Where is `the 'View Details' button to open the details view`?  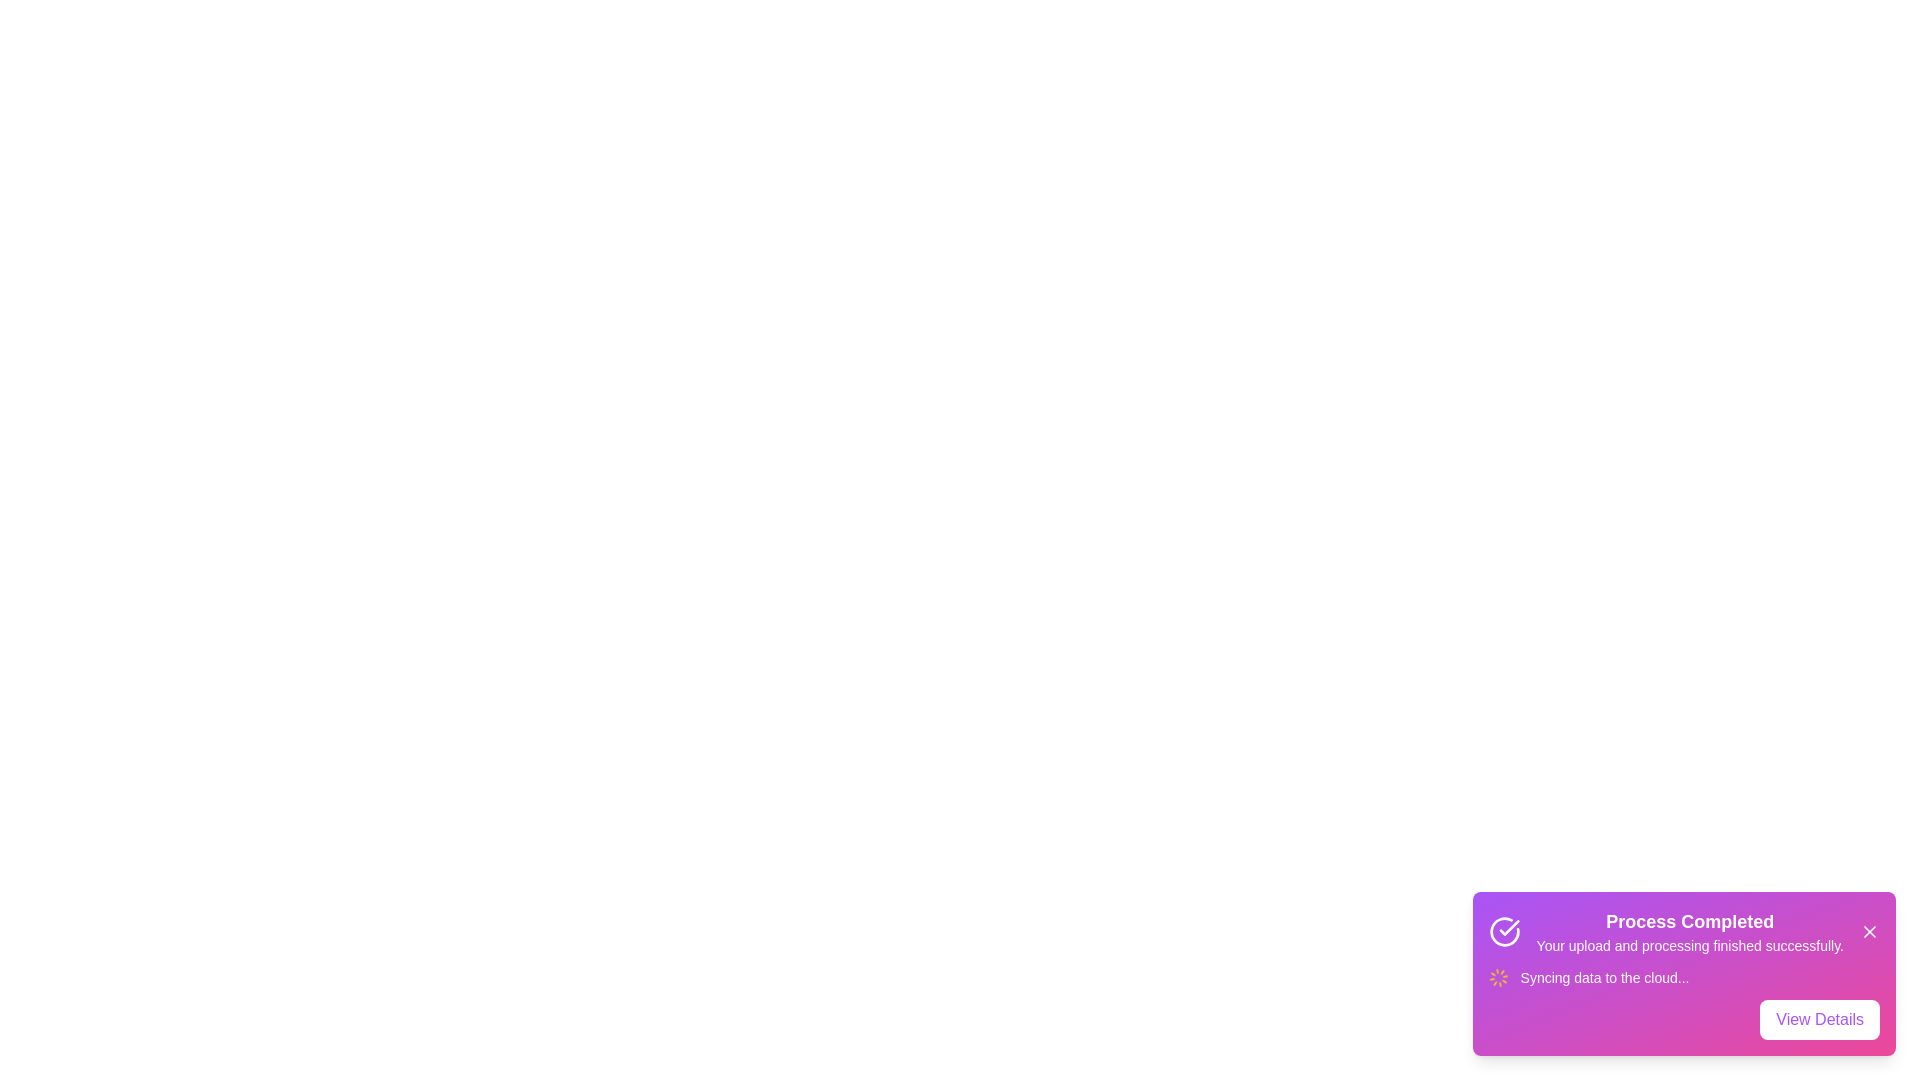 the 'View Details' button to open the details view is located at coordinates (1819, 1019).